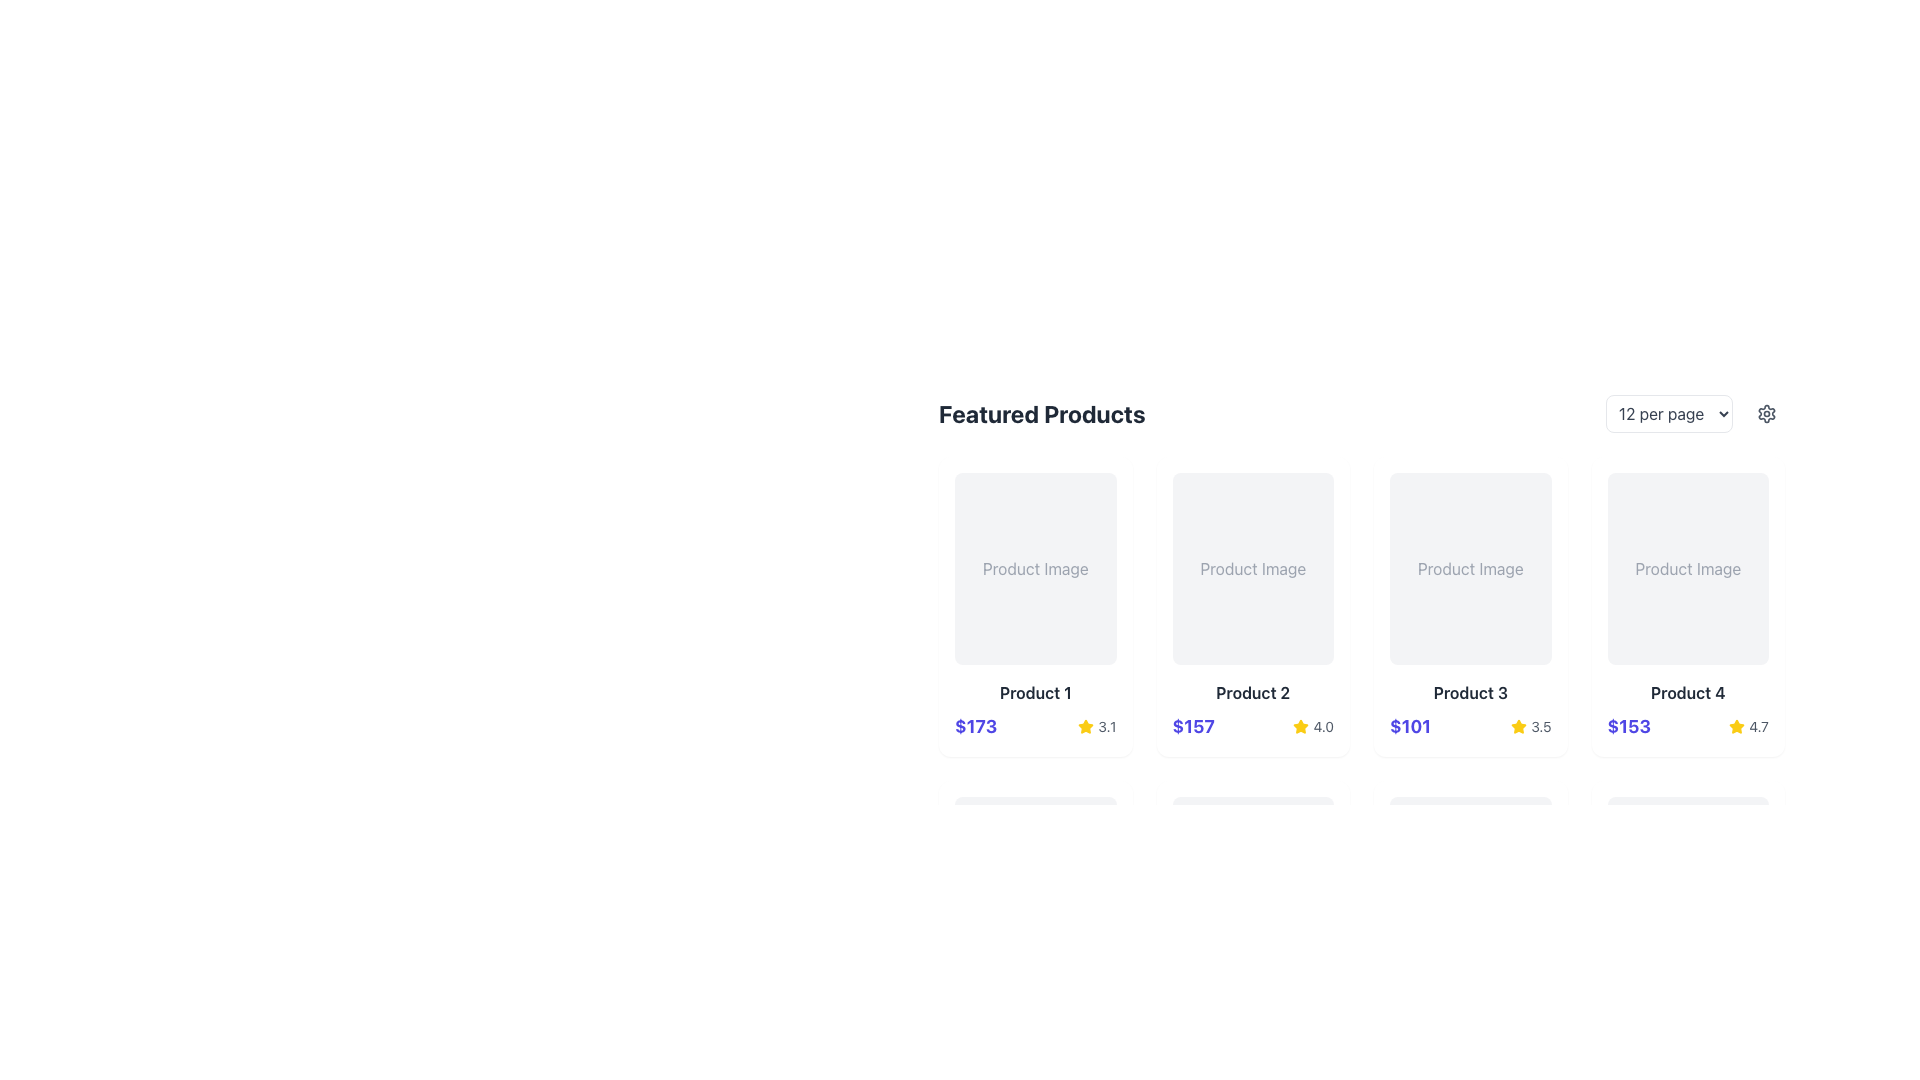 The image size is (1920, 1080). What do you see at coordinates (1035, 692) in the screenshot?
I see `the static text label that identifies the first product in the grid of featured products, located below the 'Product Image' and above the price label '$173'` at bounding box center [1035, 692].